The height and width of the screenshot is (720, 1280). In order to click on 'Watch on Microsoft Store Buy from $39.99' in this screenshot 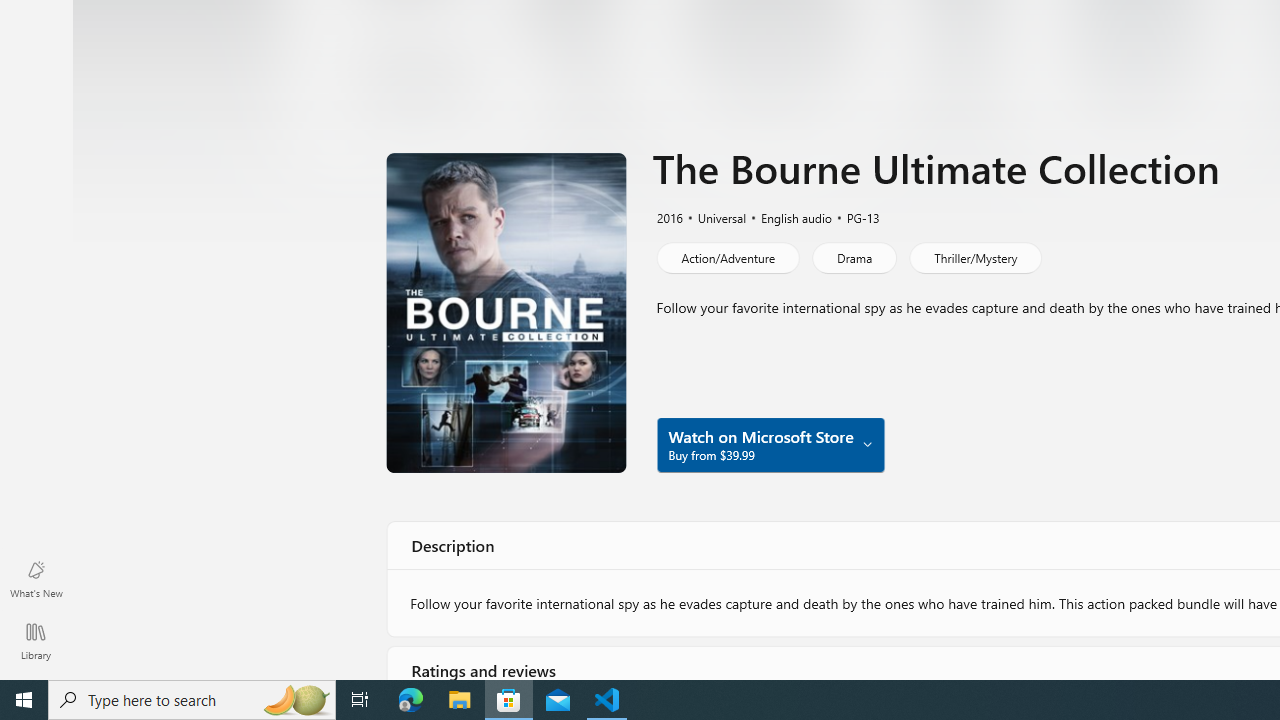, I will do `click(768, 443)`.